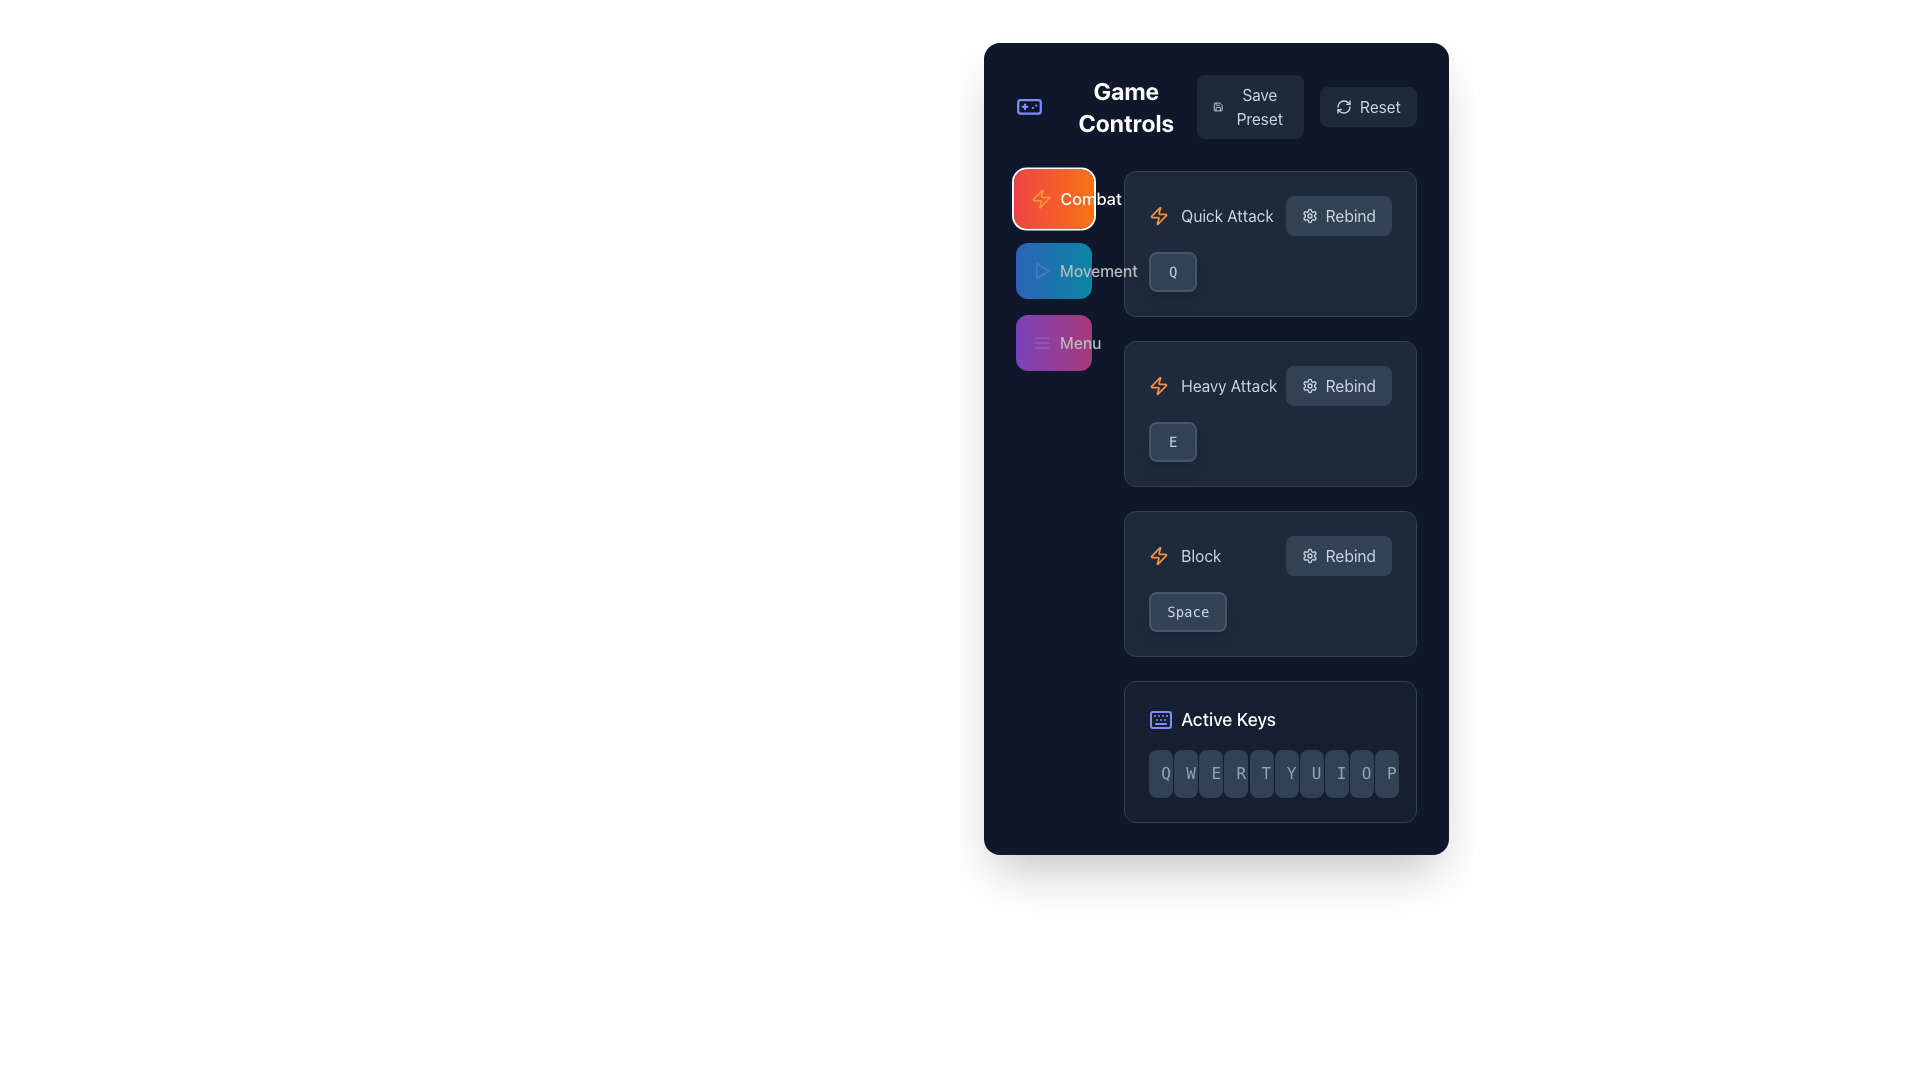 The image size is (1920, 1080). I want to click on the text display box indicating the key binding 'Q' for the 'Quick Attack' action, located in the upper-right section of the interface, so click(1173, 272).